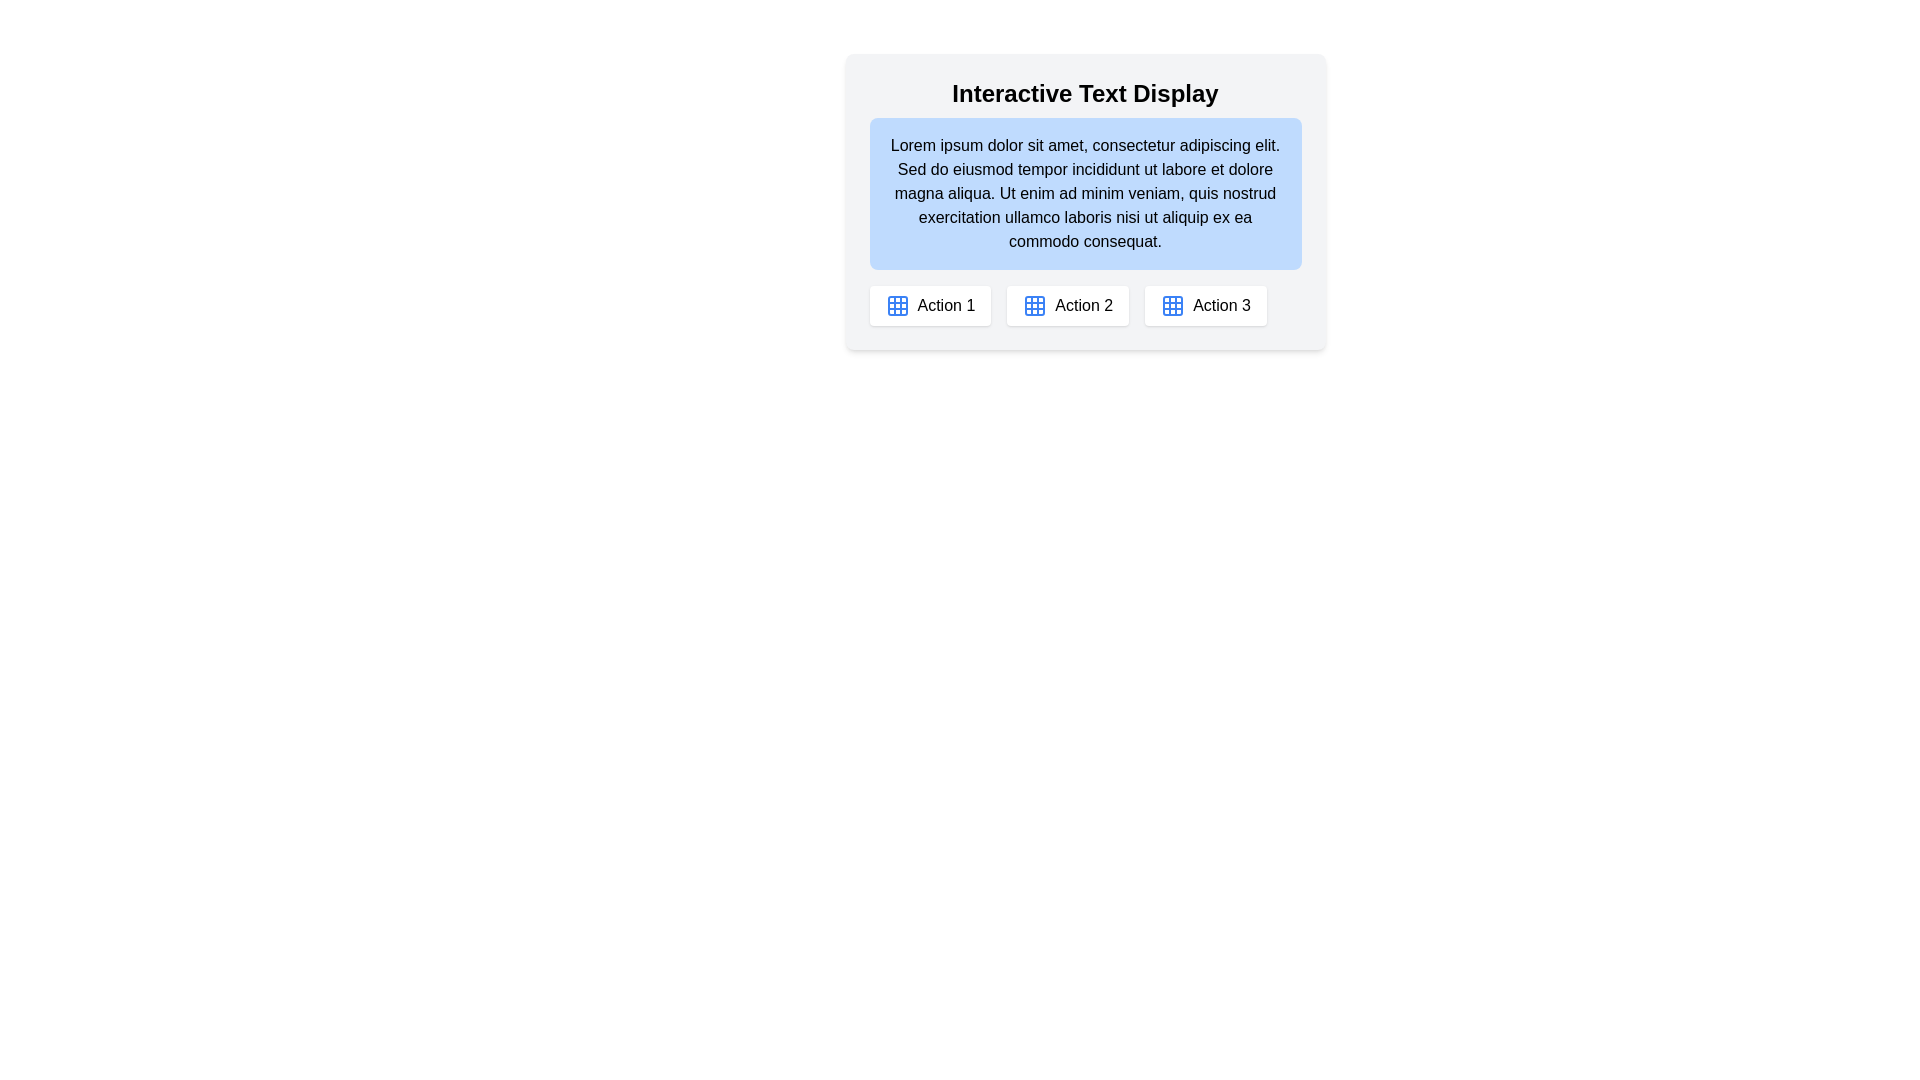 The width and height of the screenshot is (1920, 1080). Describe the element at coordinates (896, 305) in the screenshot. I see `the decorative graphical component within the SVG that represents a grid, located in the center of the grid in the second action button below the descriptive text box` at that location.